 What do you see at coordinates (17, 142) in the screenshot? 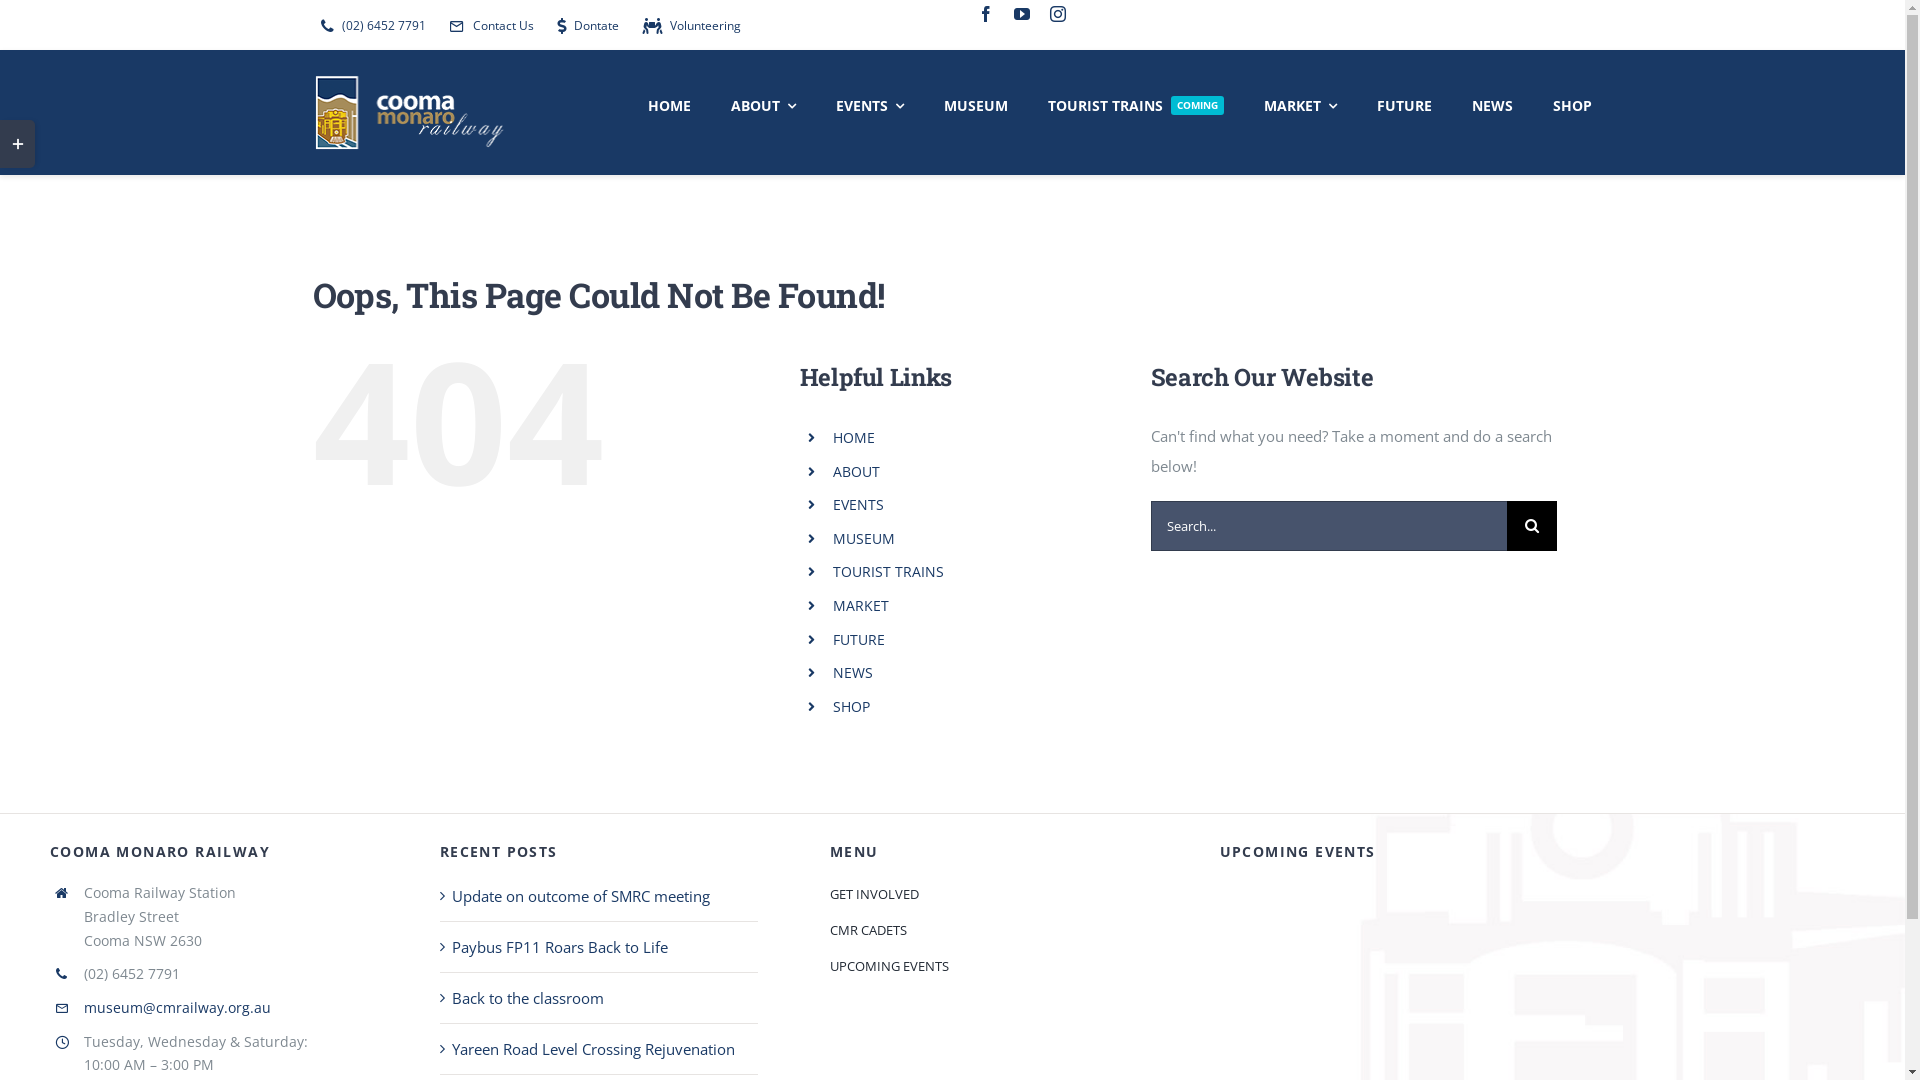
I see `'Toggle Sliding Bar Area'` at bounding box center [17, 142].